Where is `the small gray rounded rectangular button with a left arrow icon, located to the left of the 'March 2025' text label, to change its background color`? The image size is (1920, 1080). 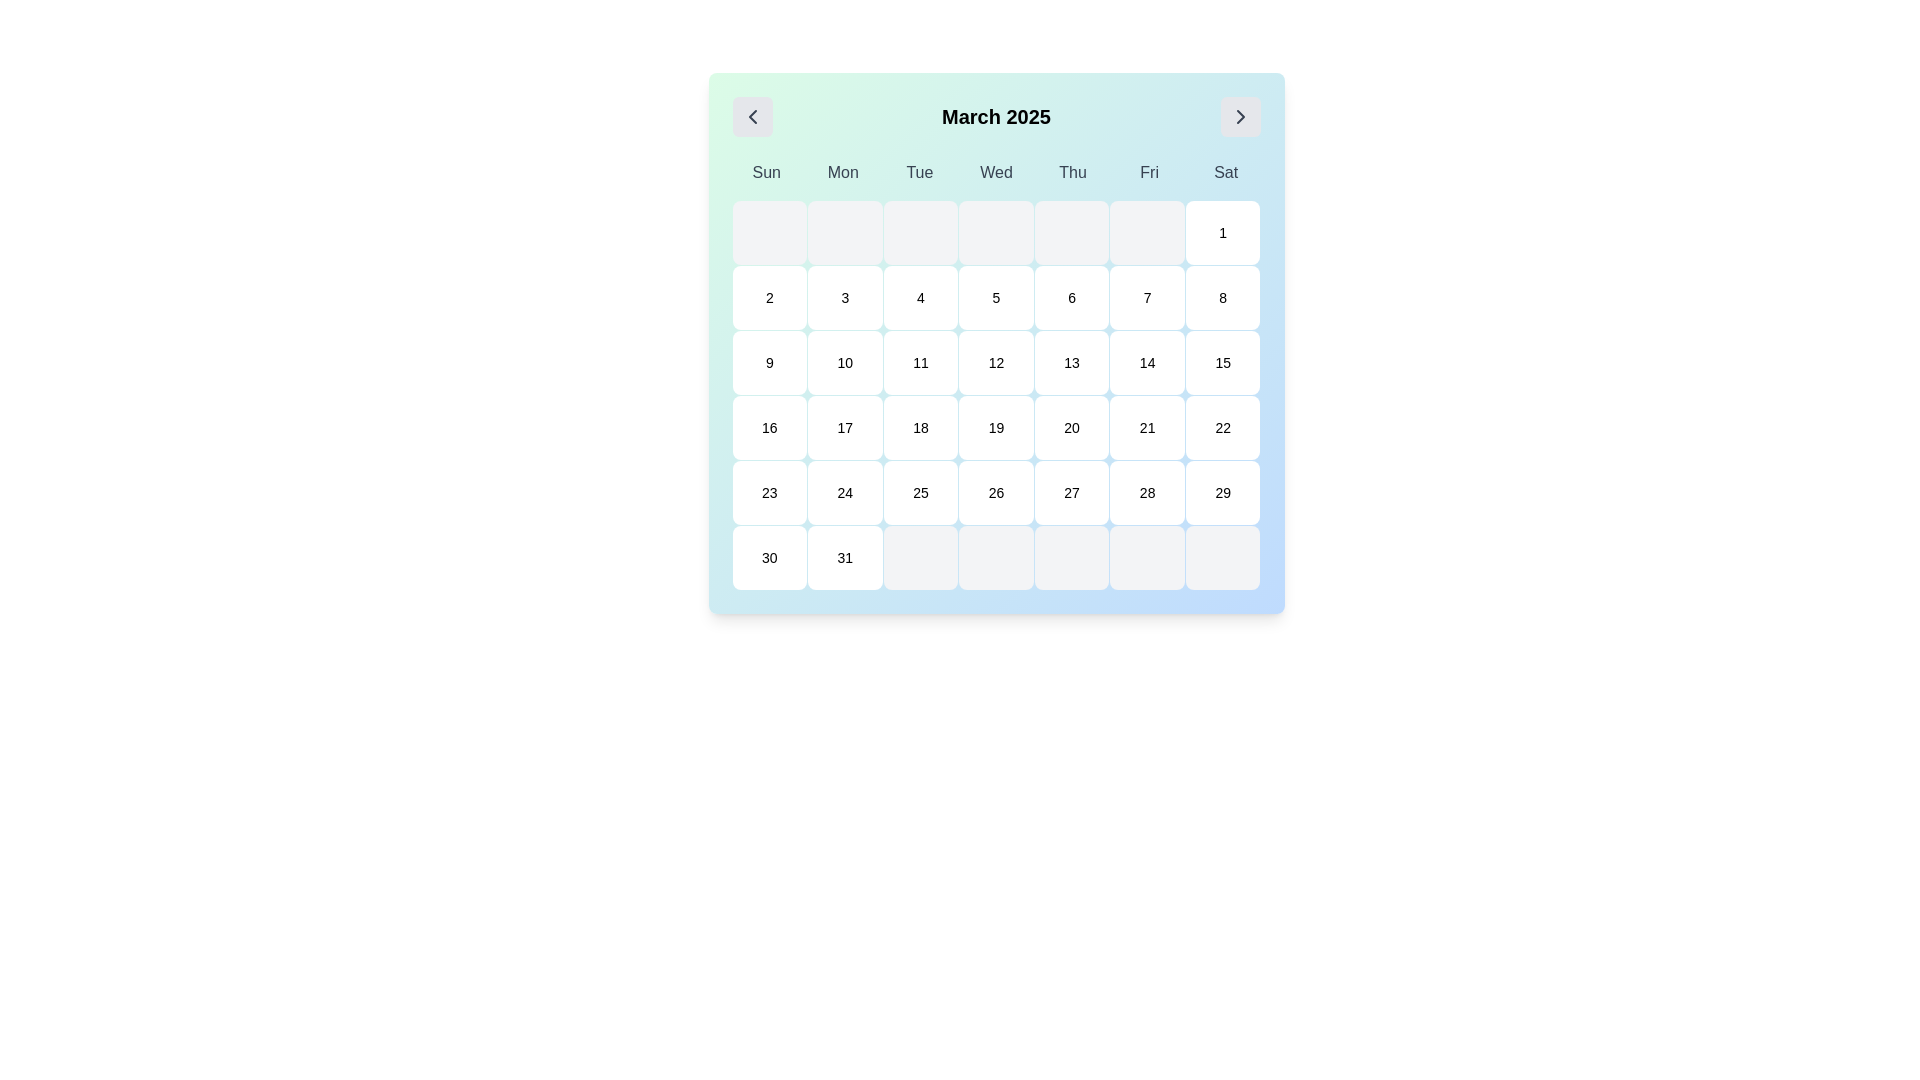 the small gray rounded rectangular button with a left arrow icon, located to the left of the 'March 2025' text label, to change its background color is located at coordinates (751, 116).